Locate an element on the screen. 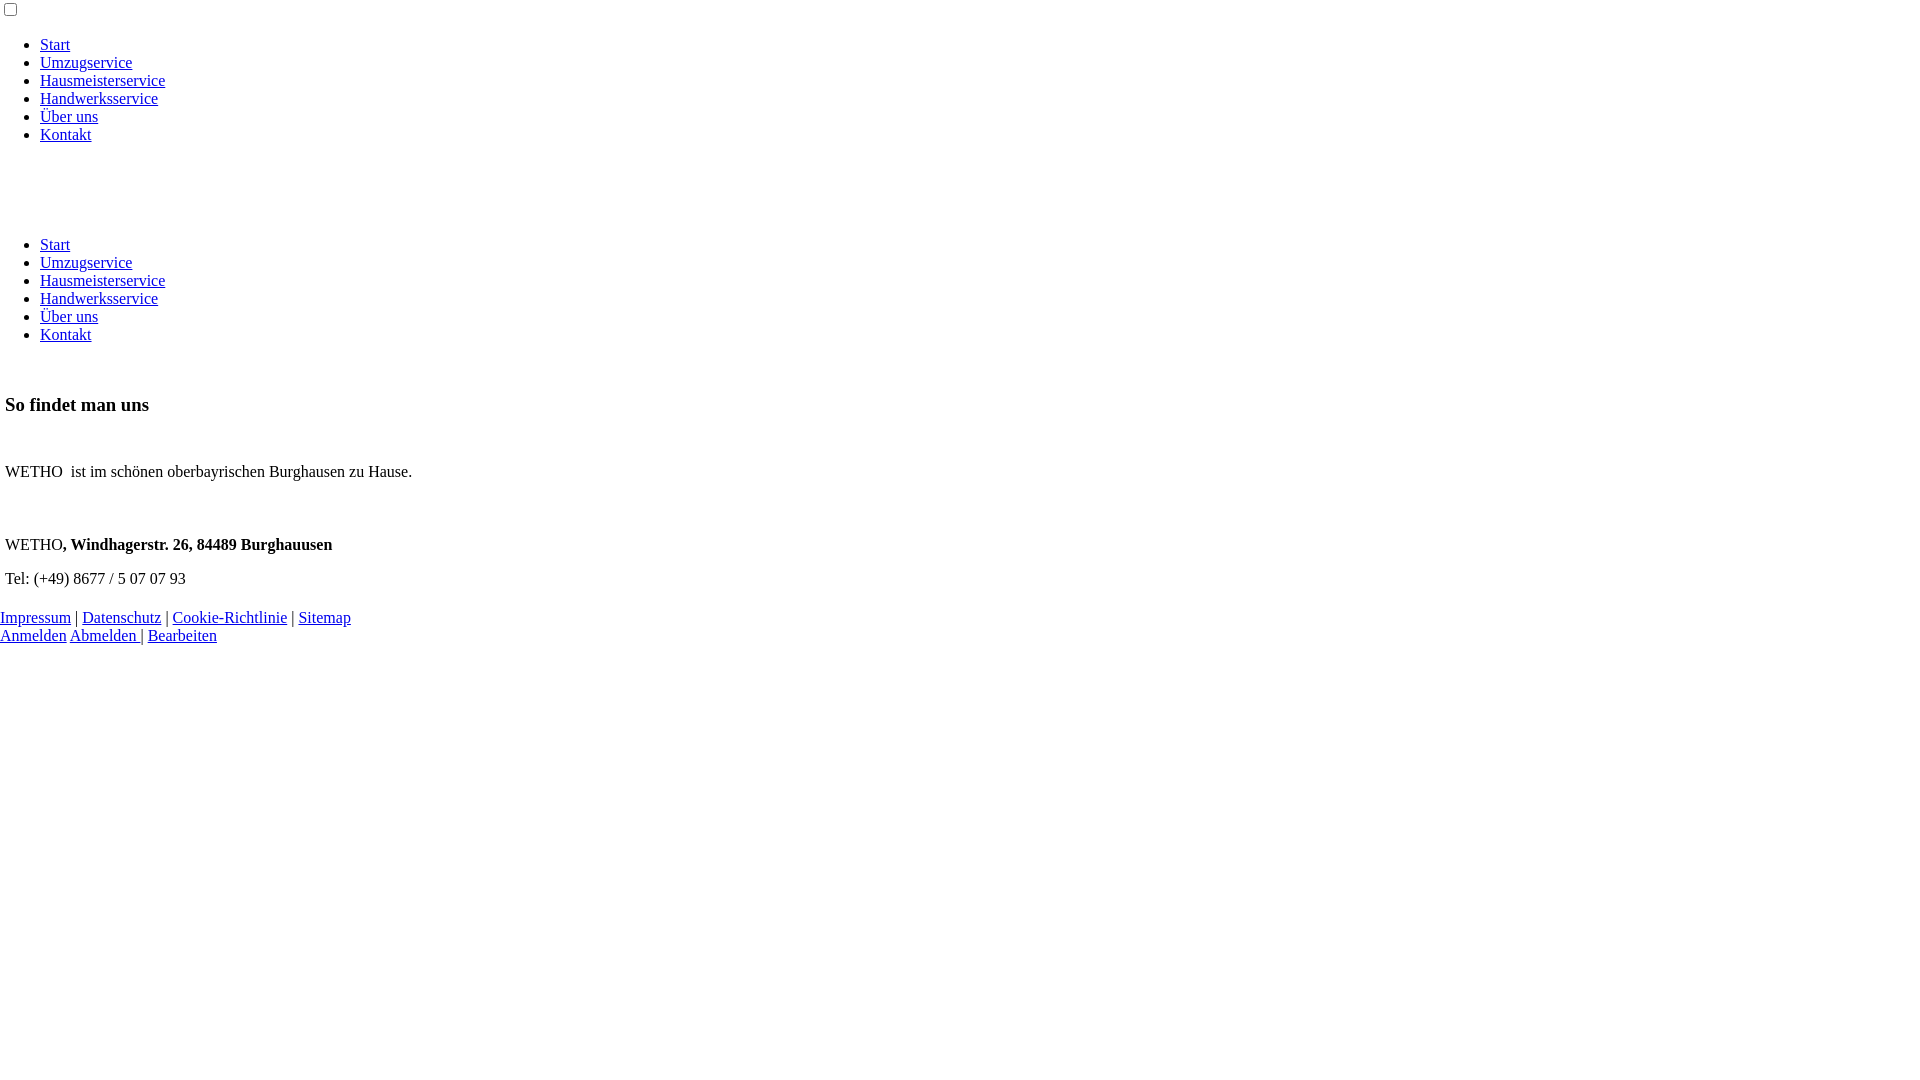  'Hausmeisterservice' is located at coordinates (101, 79).